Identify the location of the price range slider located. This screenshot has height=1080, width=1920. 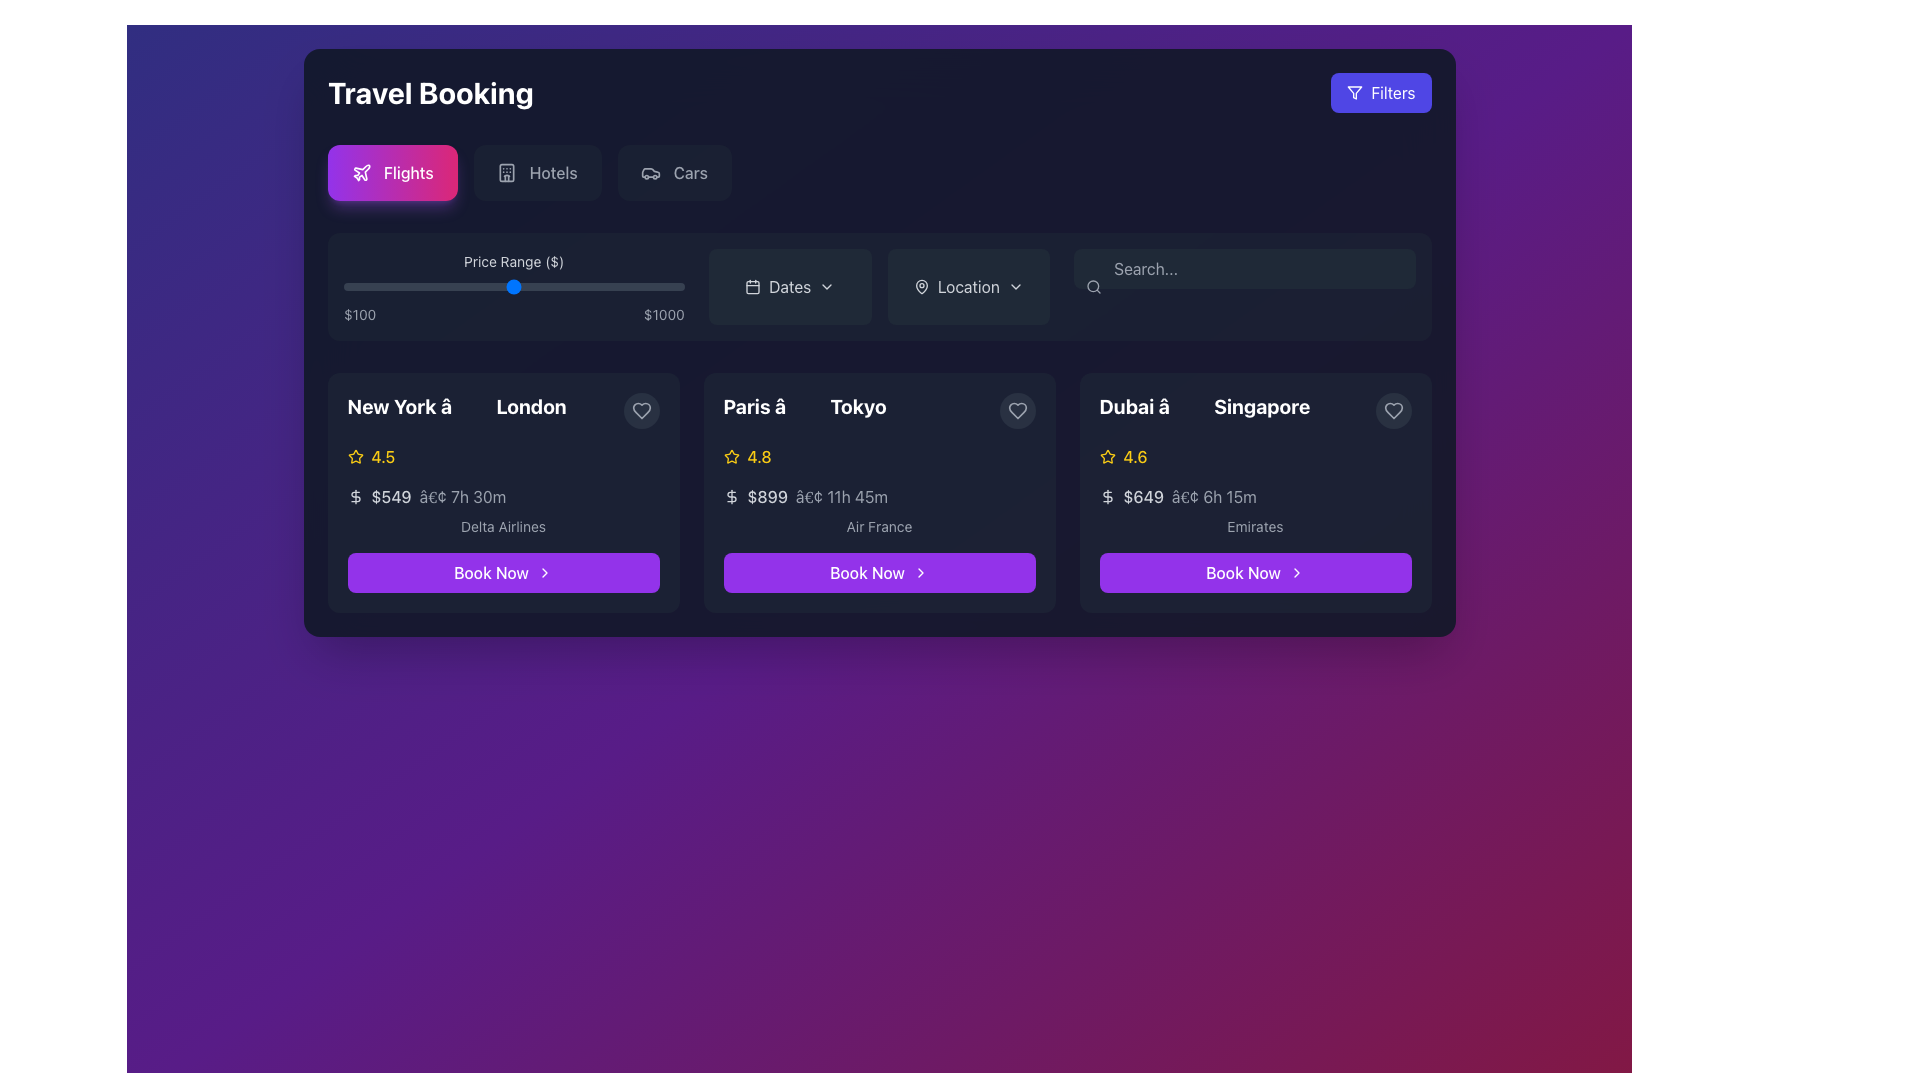
(514, 286).